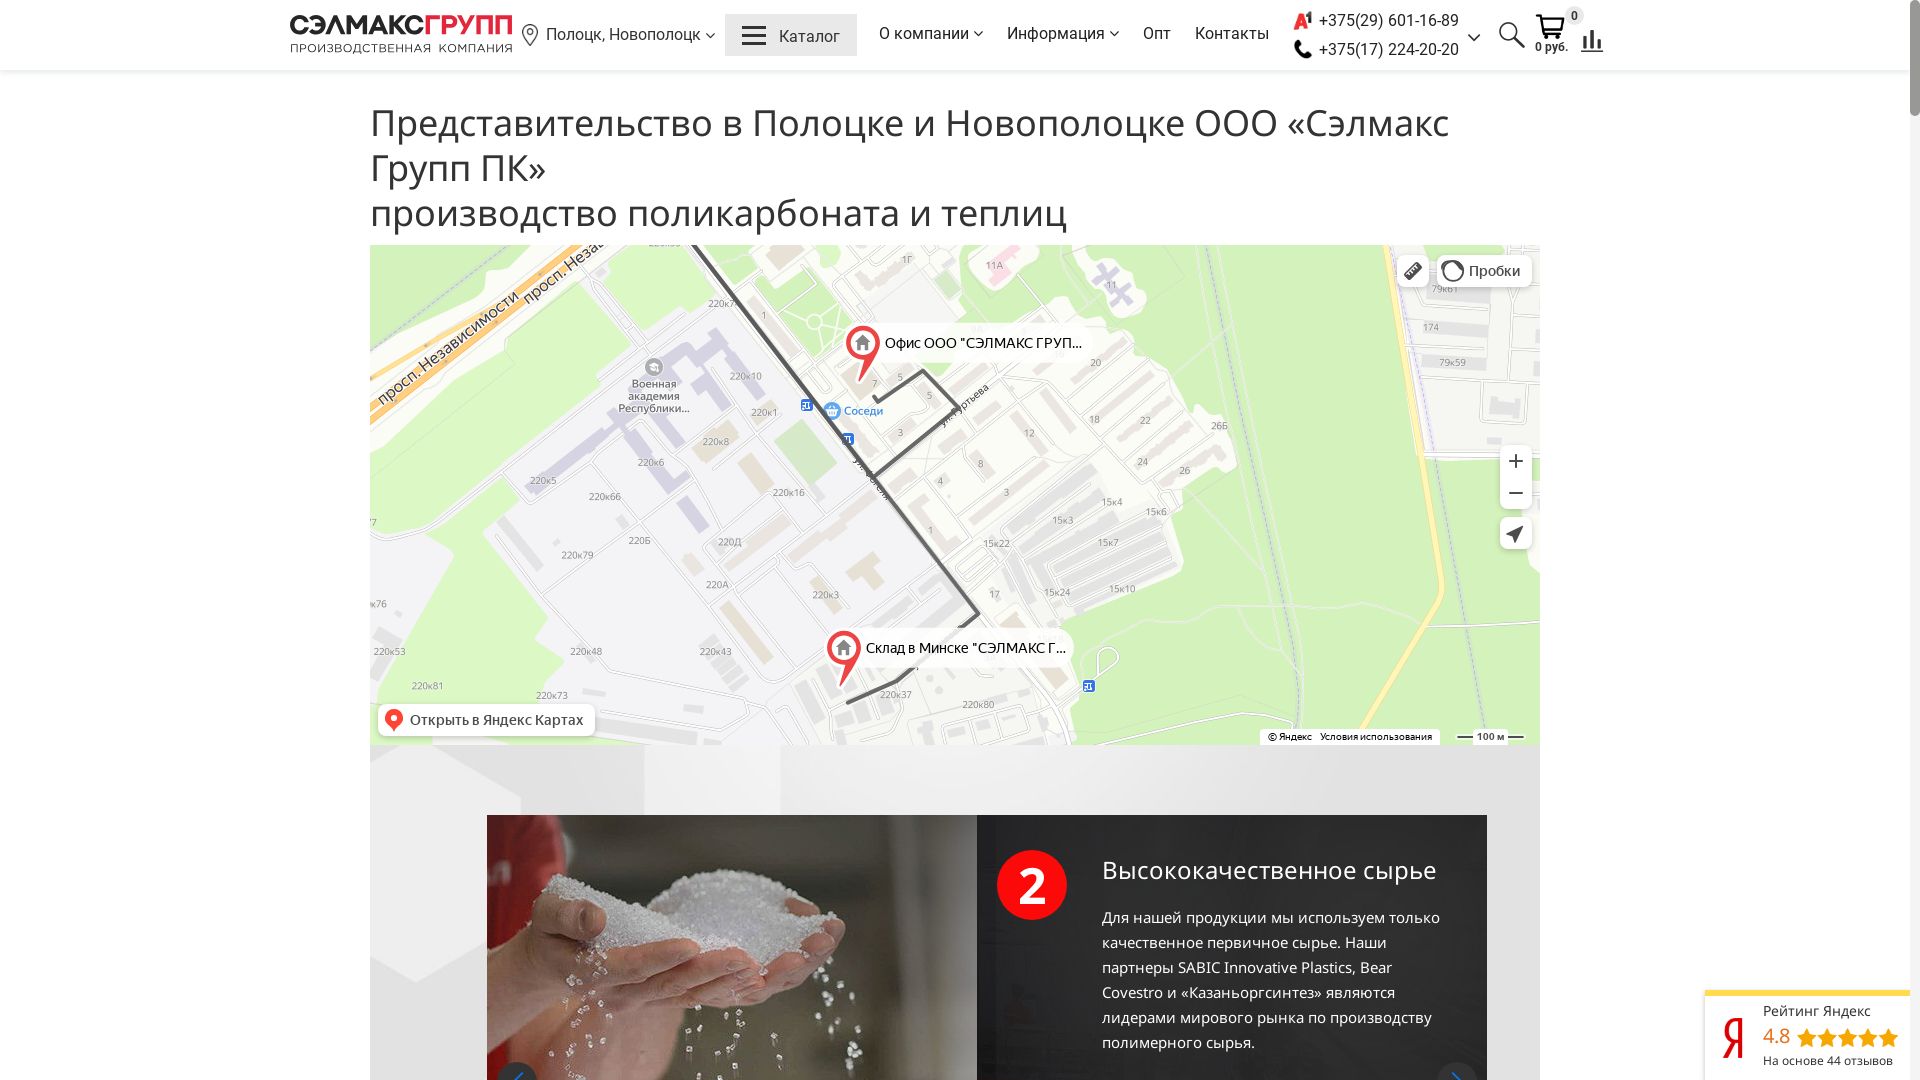 The width and height of the screenshot is (1920, 1080). What do you see at coordinates (1319, 20) in the screenshot?
I see `'+375(29) 601-16-89'` at bounding box center [1319, 20].